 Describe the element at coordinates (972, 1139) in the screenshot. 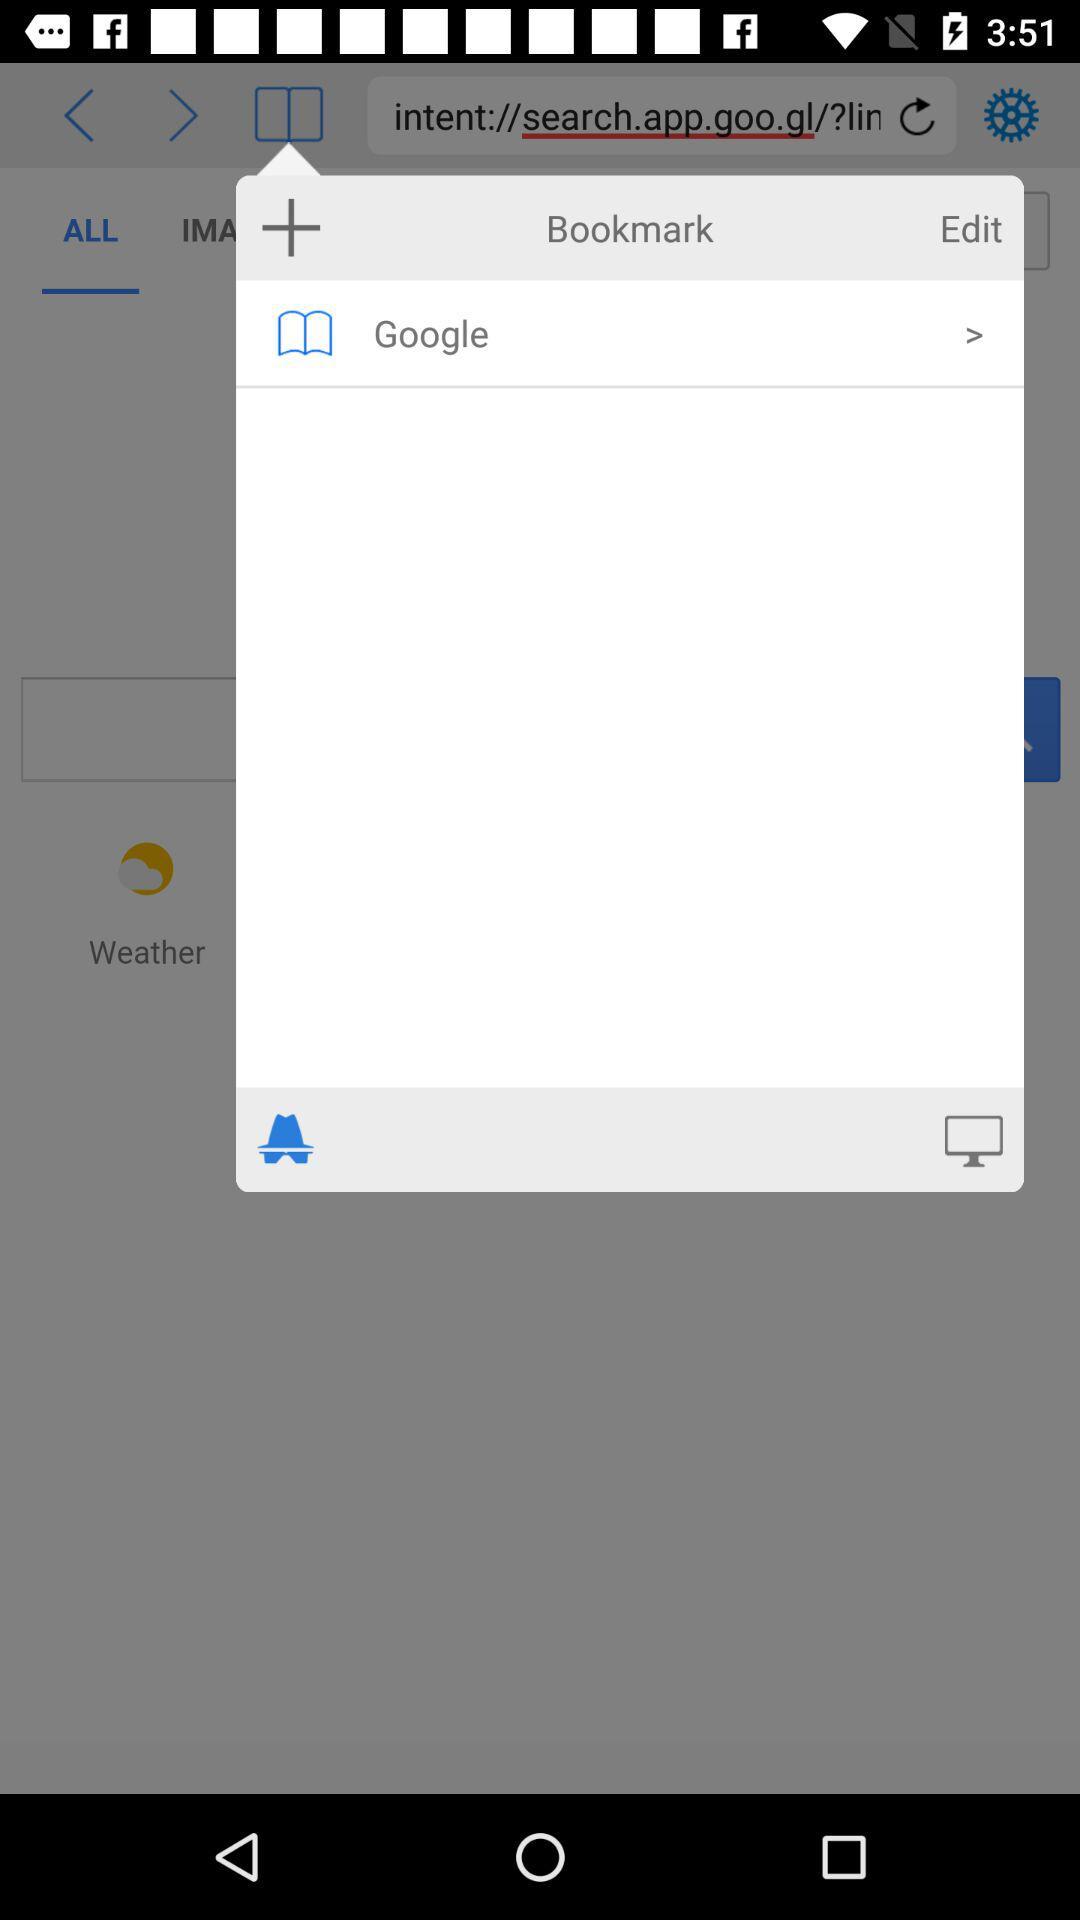

I see `open full screen` at that location.